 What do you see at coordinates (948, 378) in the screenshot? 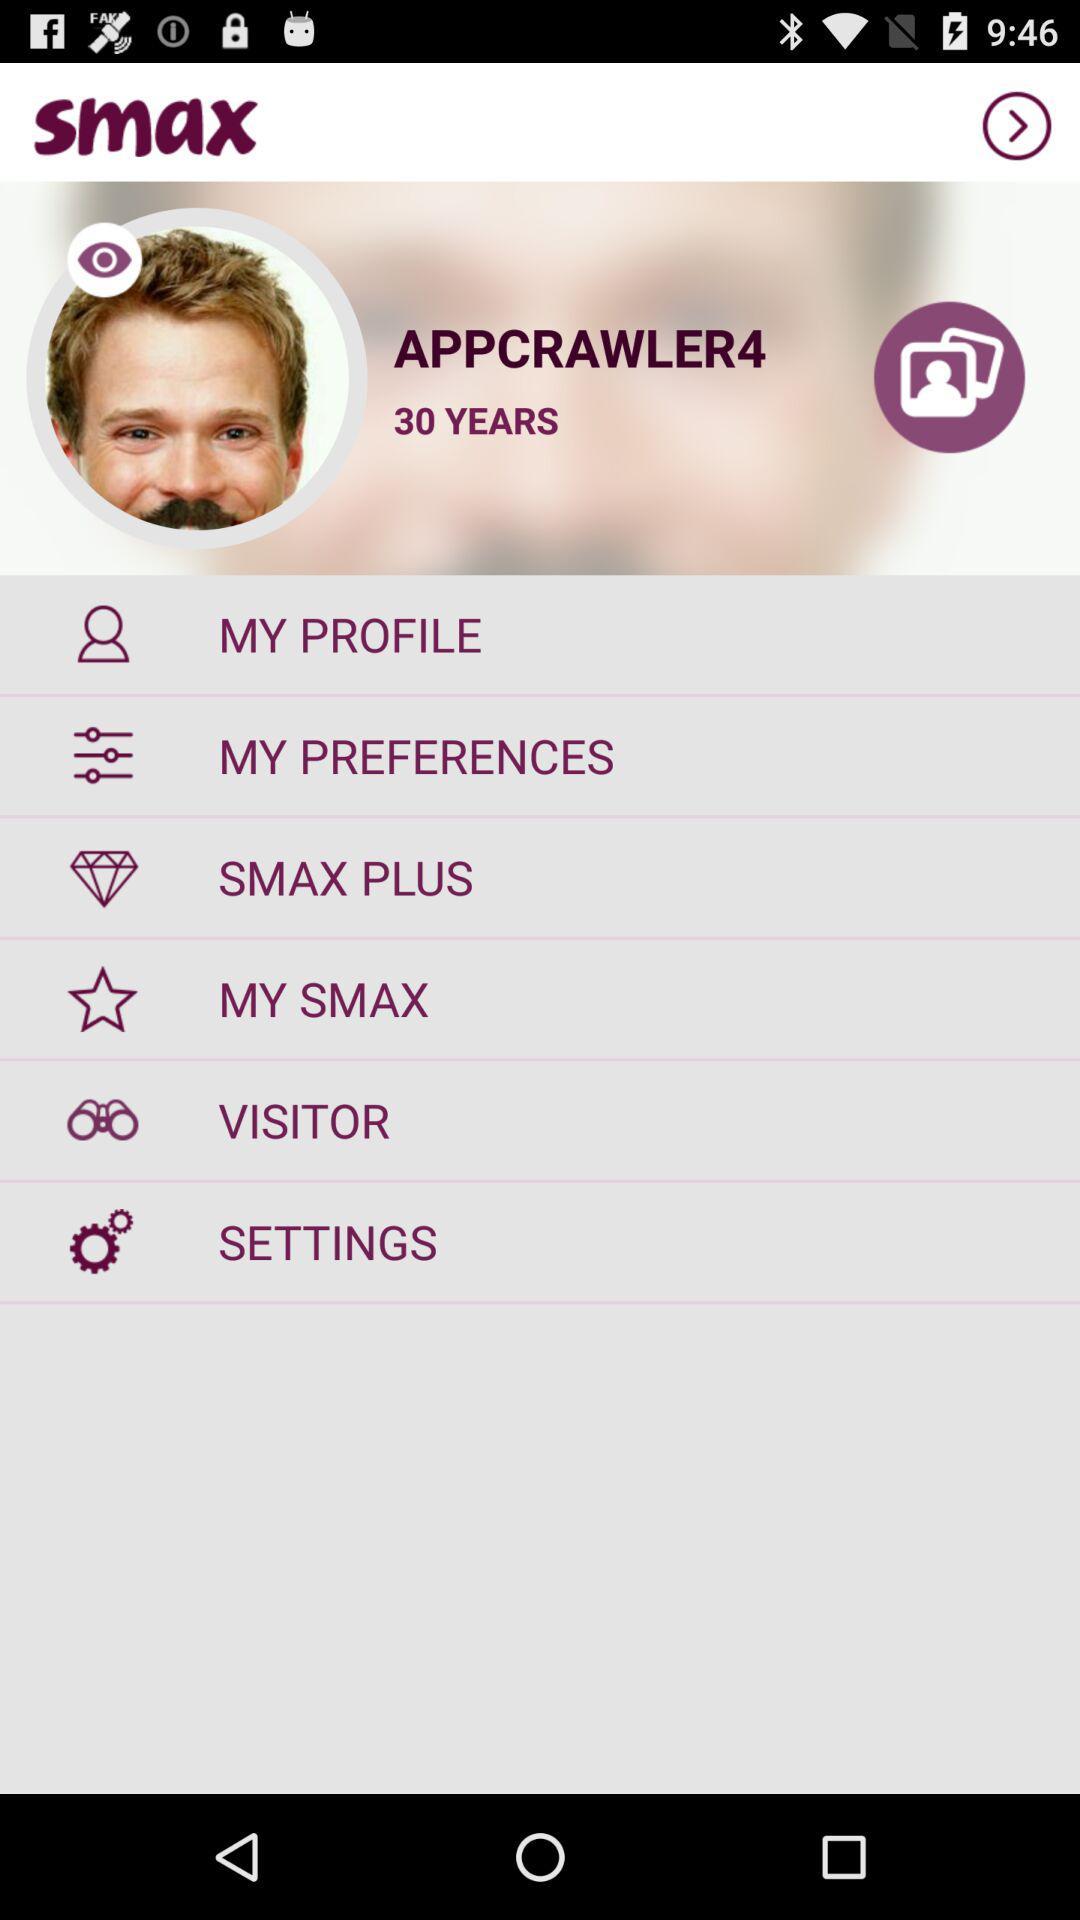
I see `the item above the my profile item` at bounding box center [948, 378].